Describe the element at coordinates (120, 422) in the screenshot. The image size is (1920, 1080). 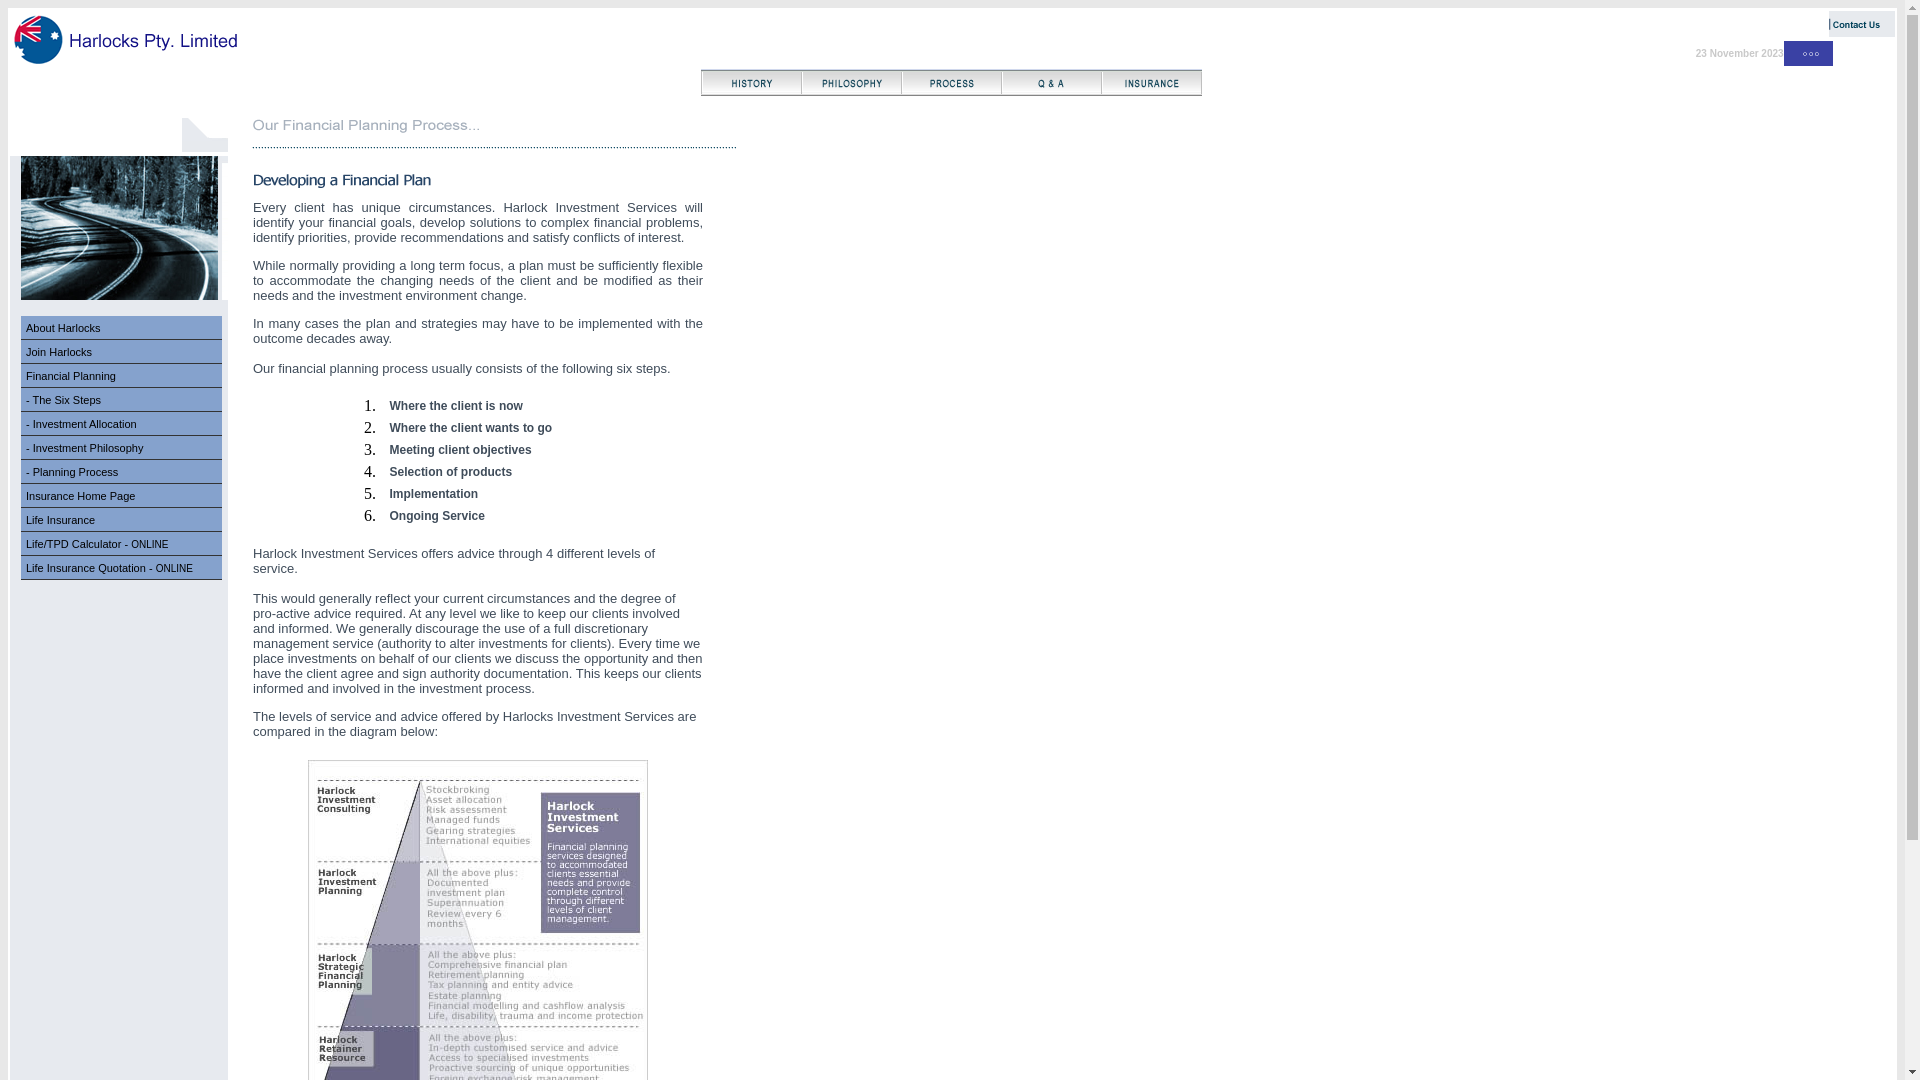
I see `'- Investment Allocation'` at that location.